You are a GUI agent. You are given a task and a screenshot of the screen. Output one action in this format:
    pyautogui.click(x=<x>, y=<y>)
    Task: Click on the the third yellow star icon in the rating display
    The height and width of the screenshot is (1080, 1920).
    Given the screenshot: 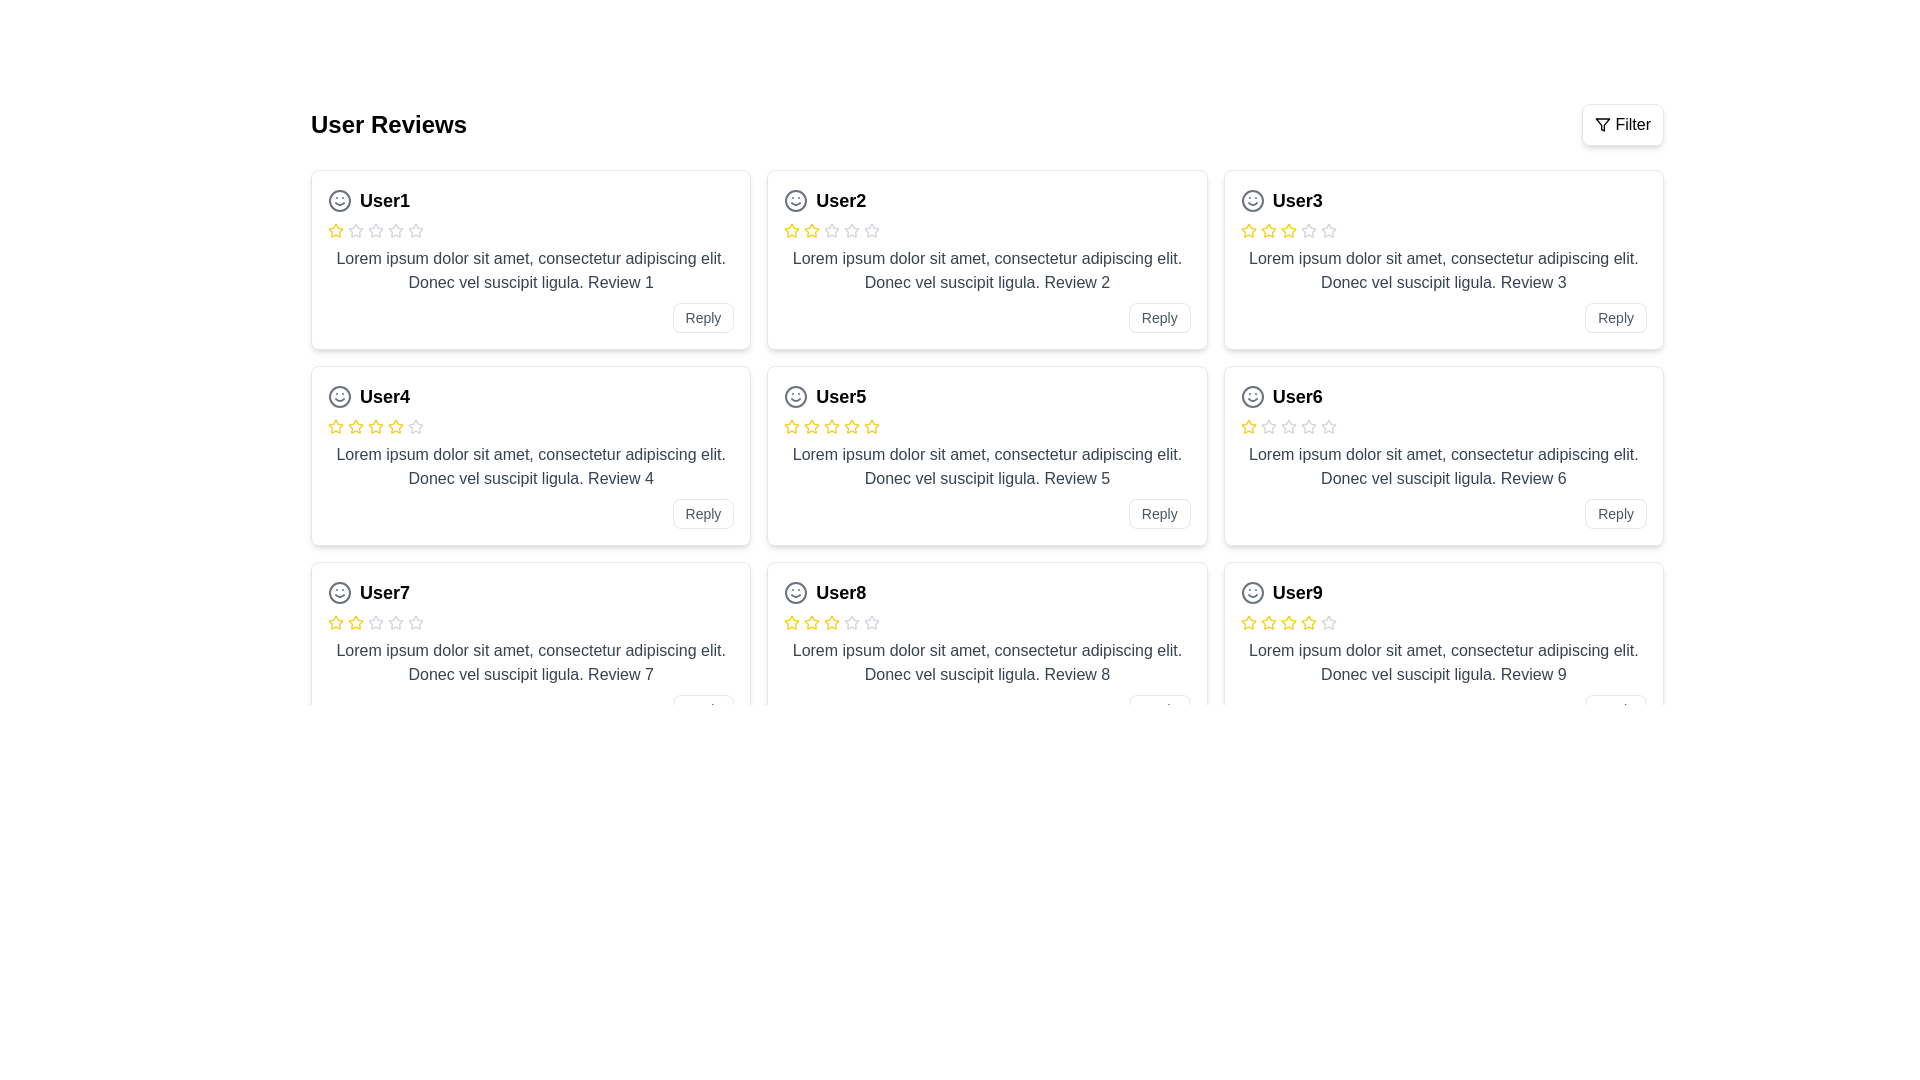 What is the action you would take?
    pyautogui.click(x=1267, y=622)
    